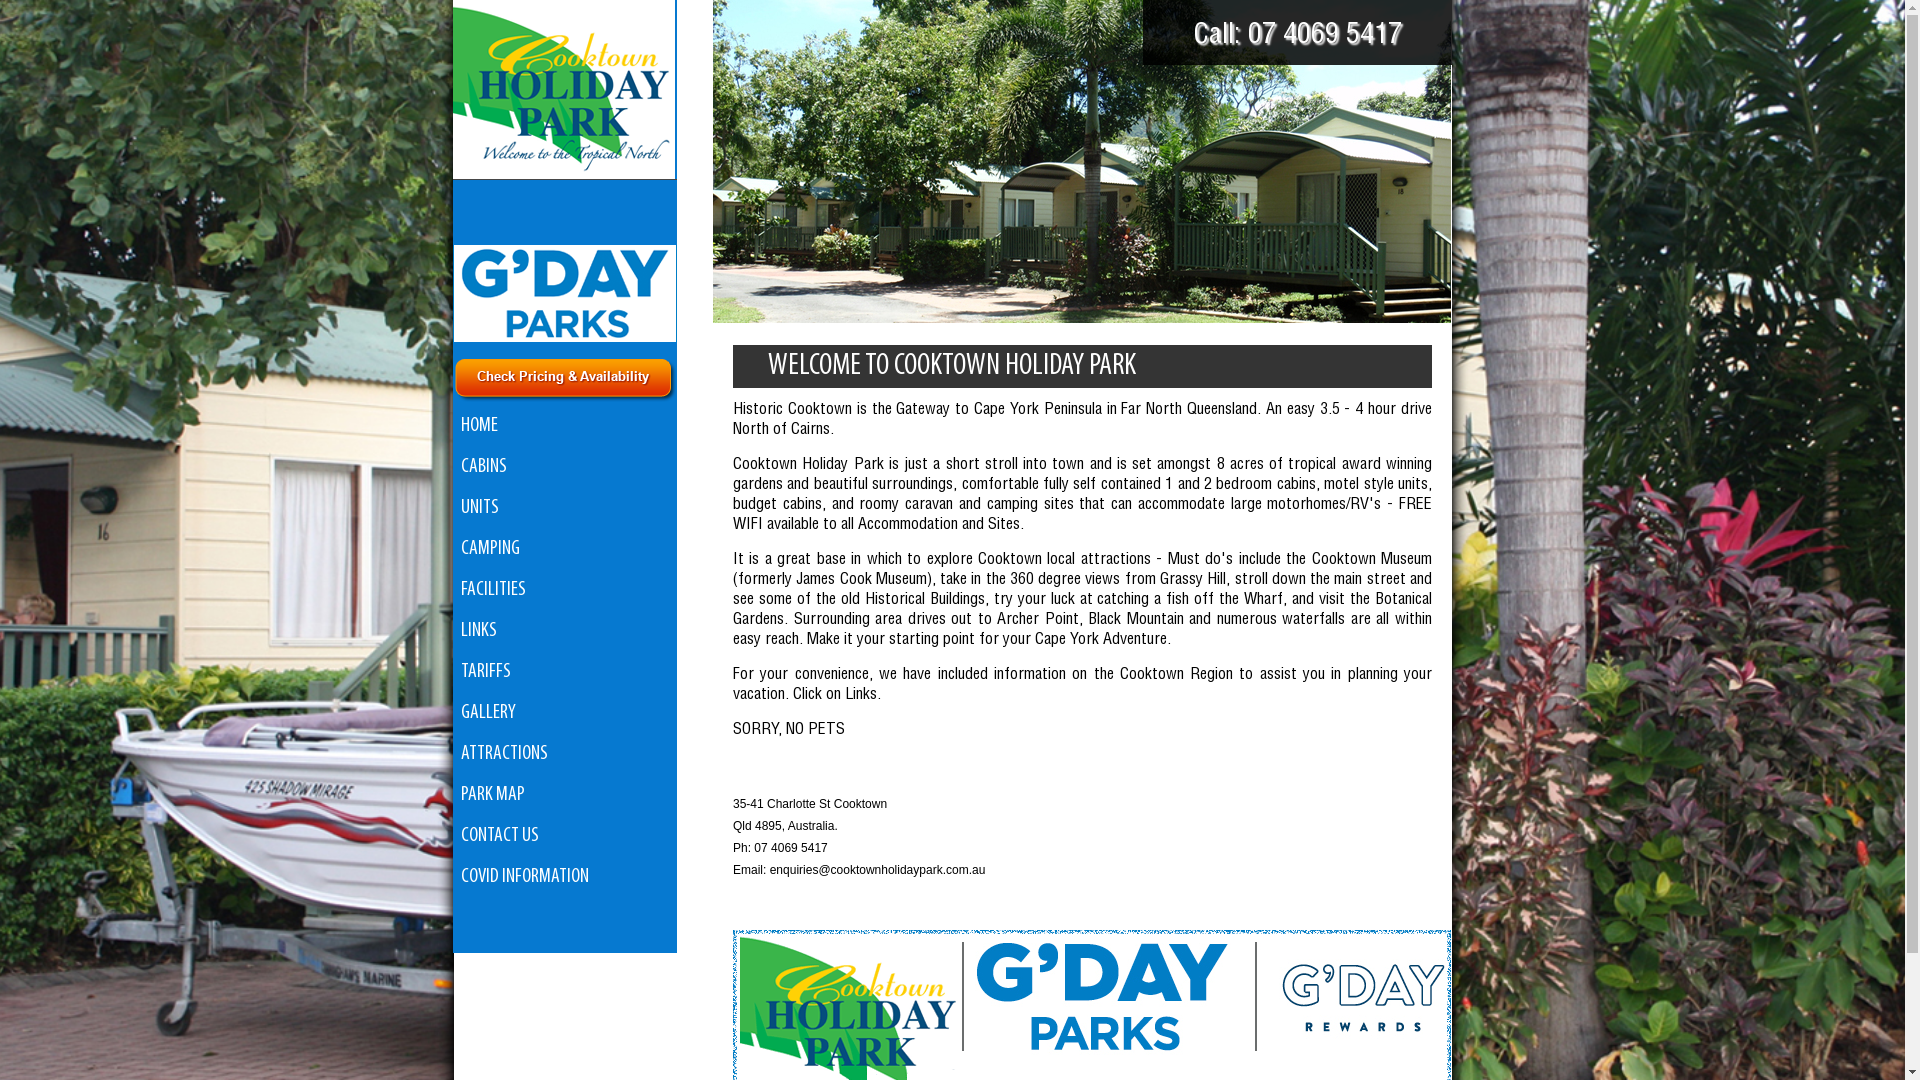 The image size is (1920, 1080). Describe the element at coordinates (564, 836) in the screenshot. I see `'CONTACT US'` at that location.